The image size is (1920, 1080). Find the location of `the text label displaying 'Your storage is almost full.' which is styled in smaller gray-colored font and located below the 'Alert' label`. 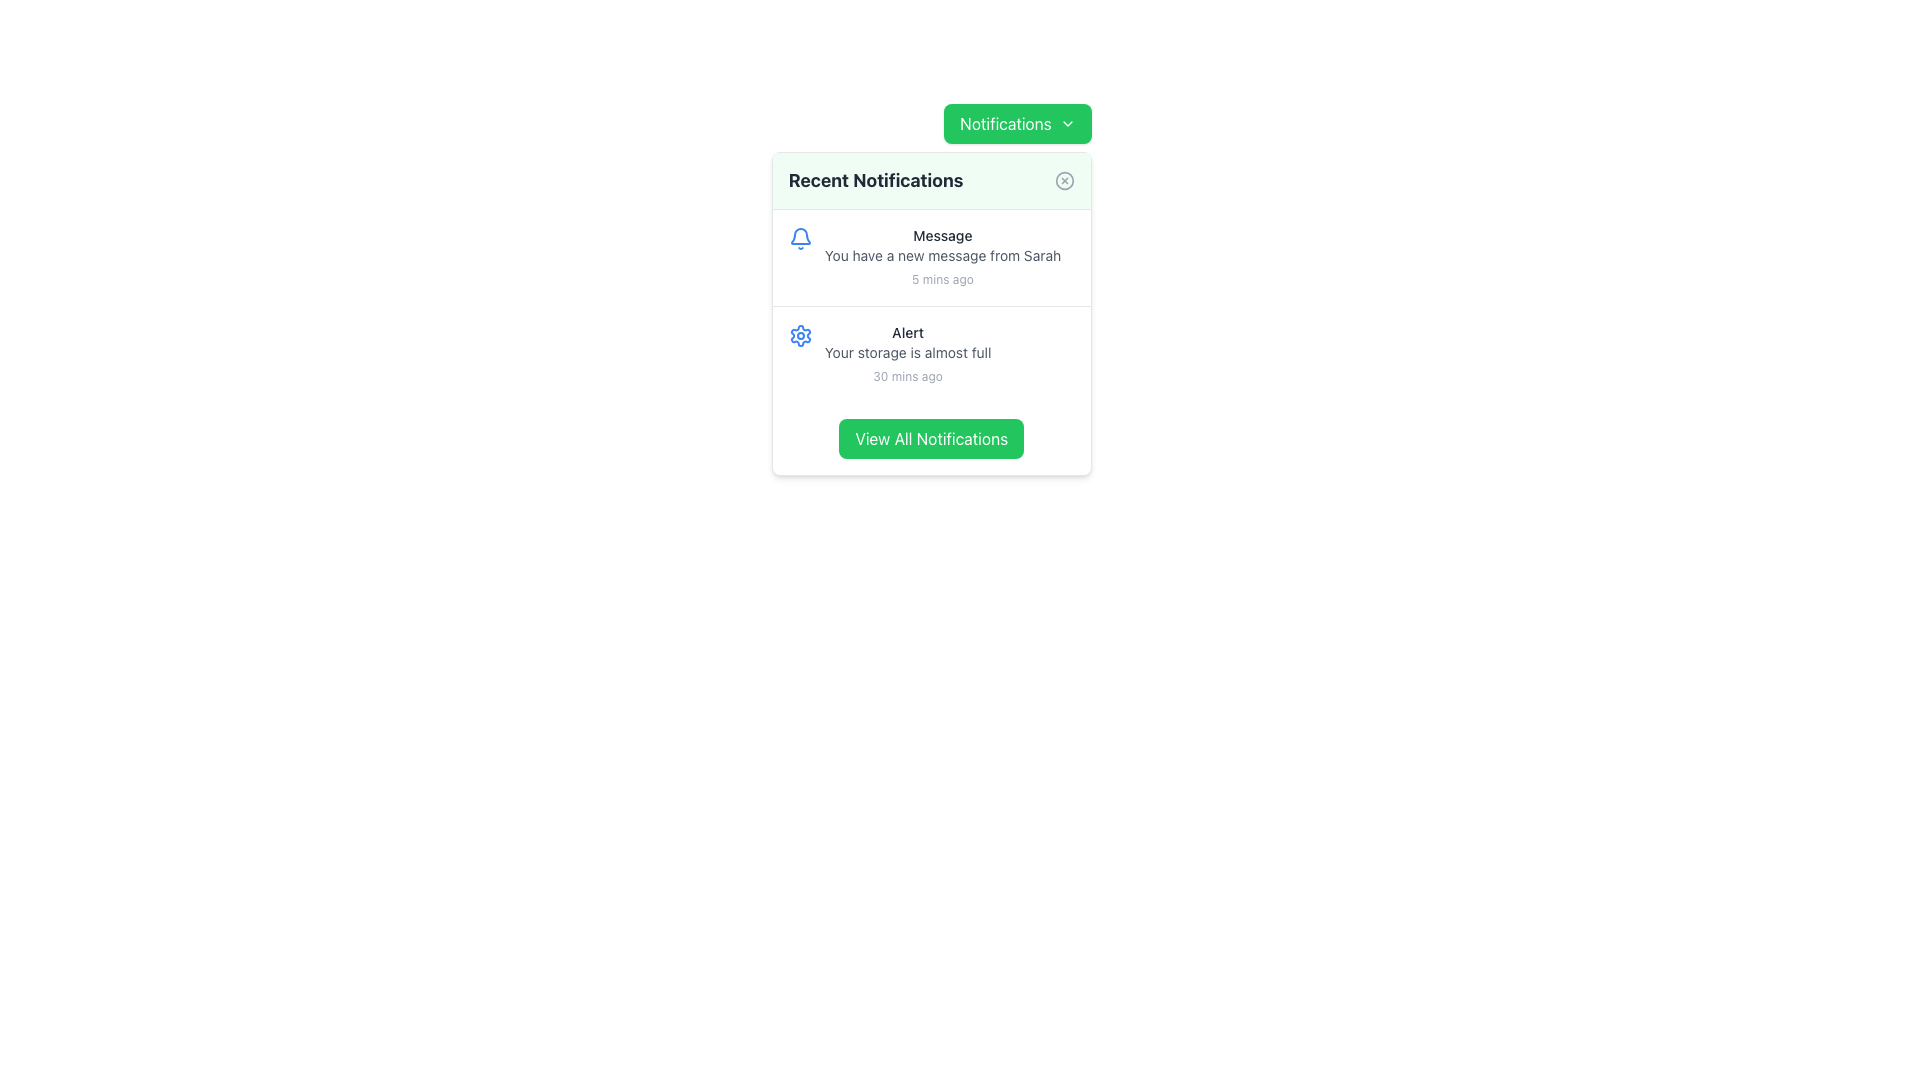

the text label displaying 'Your storage is almost full.' which is styled in smaller gray-colored font and located below the 'Alert' label is located at coordinates (907, 352).